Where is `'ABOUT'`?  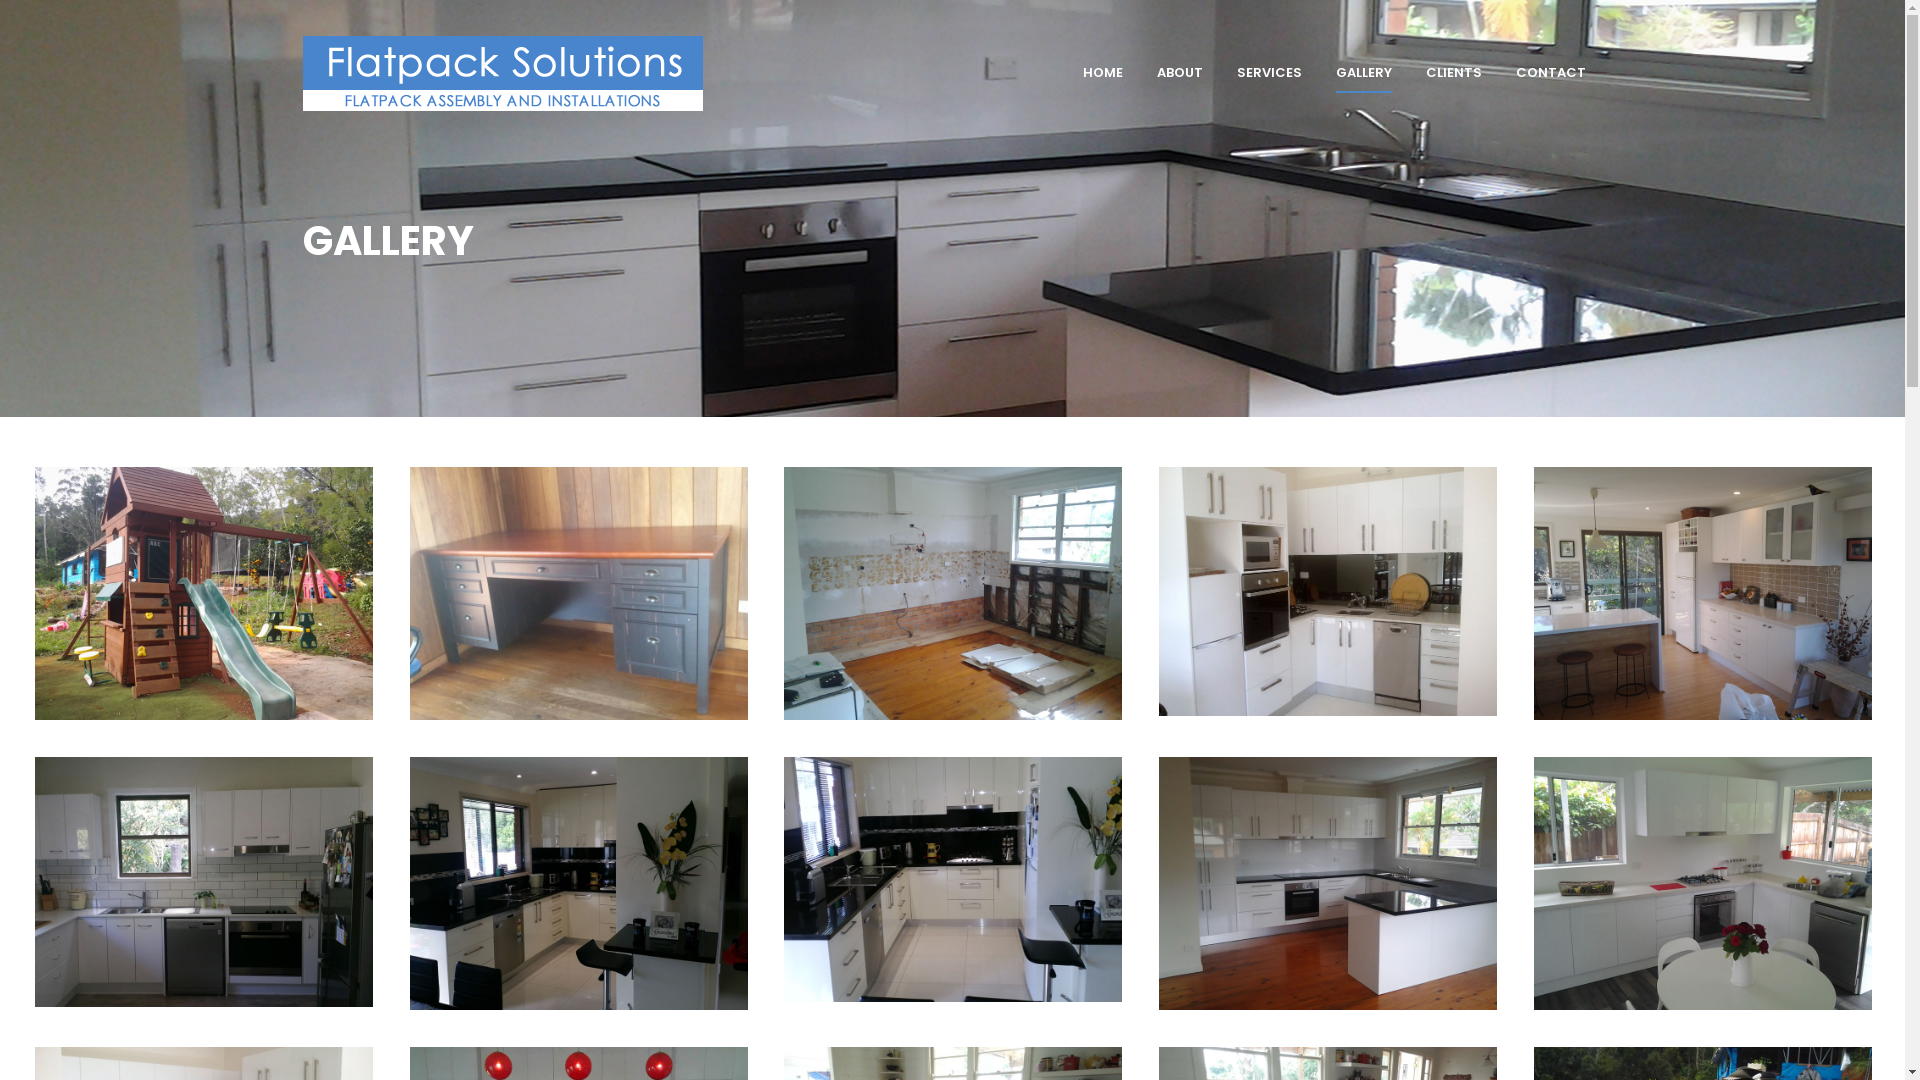 'ABOUT' is located at coordinates (1180, 72).